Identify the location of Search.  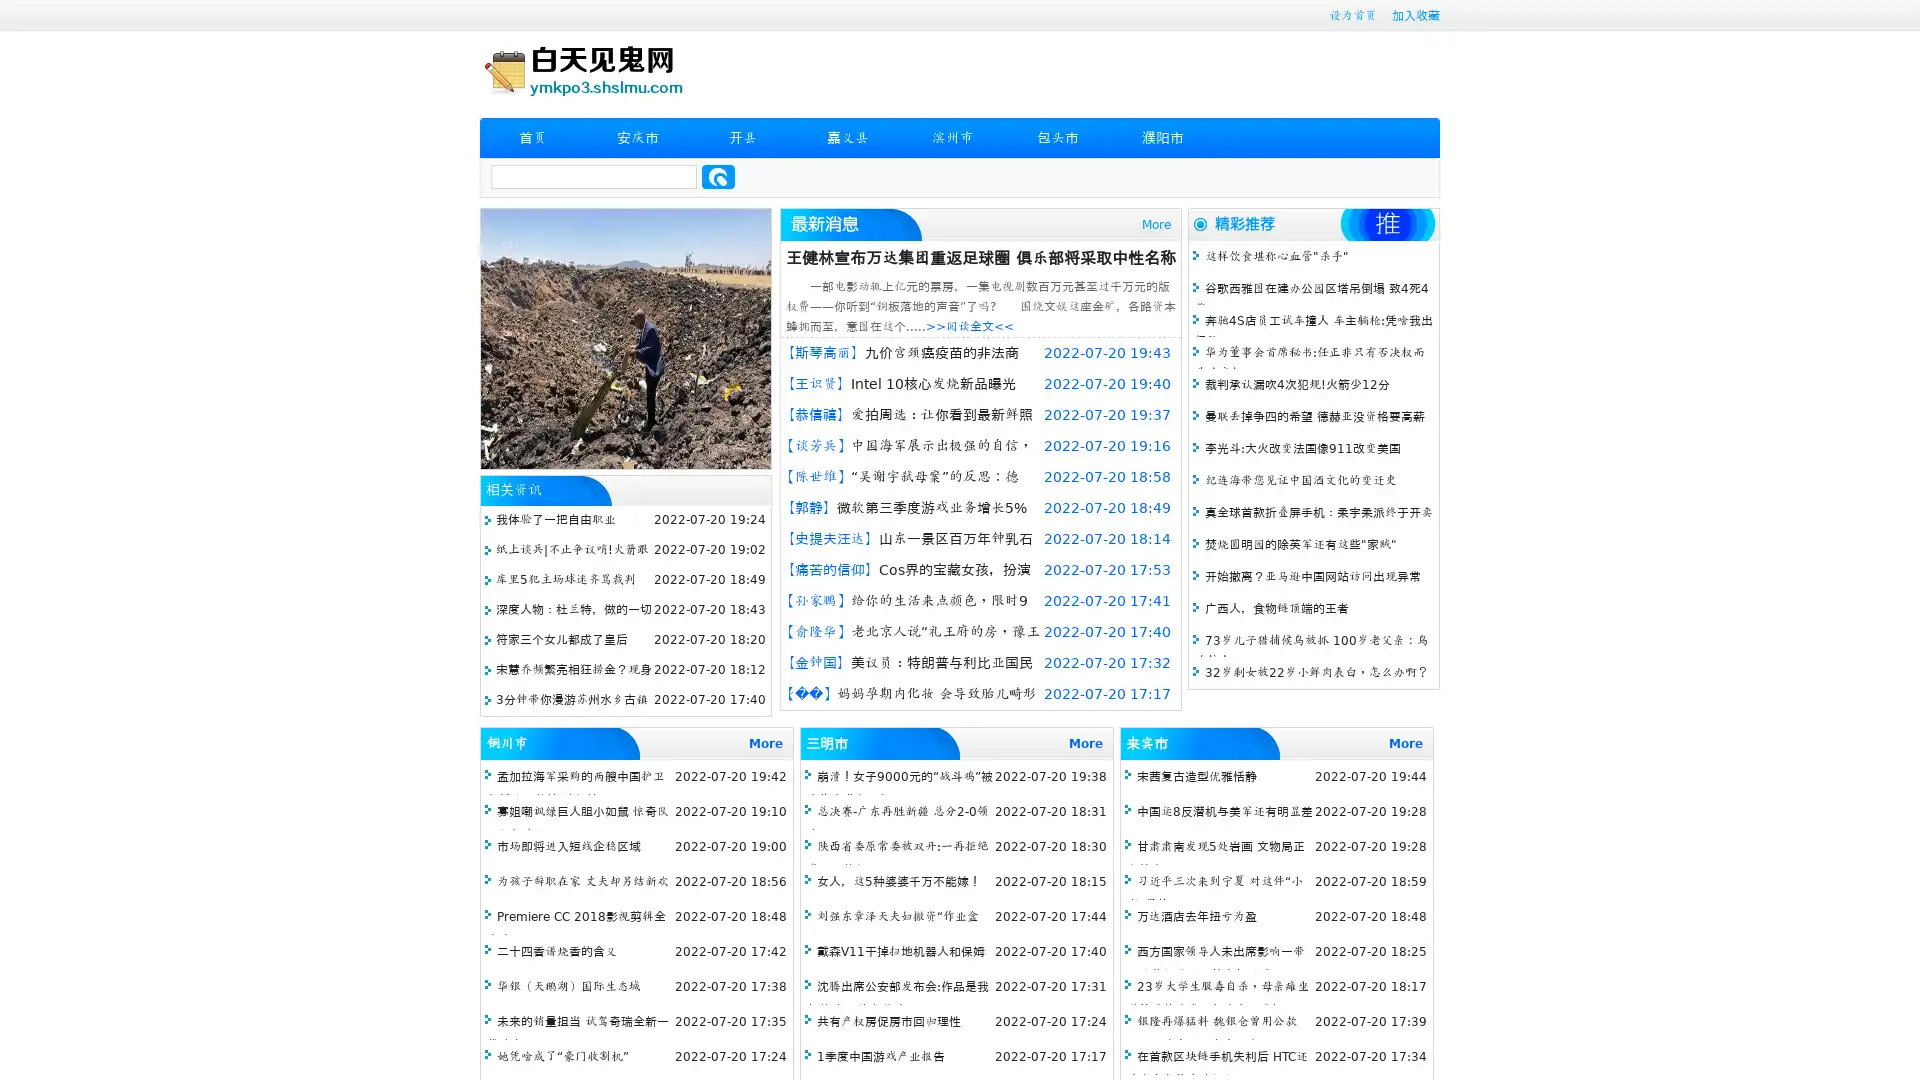
(718, 176).